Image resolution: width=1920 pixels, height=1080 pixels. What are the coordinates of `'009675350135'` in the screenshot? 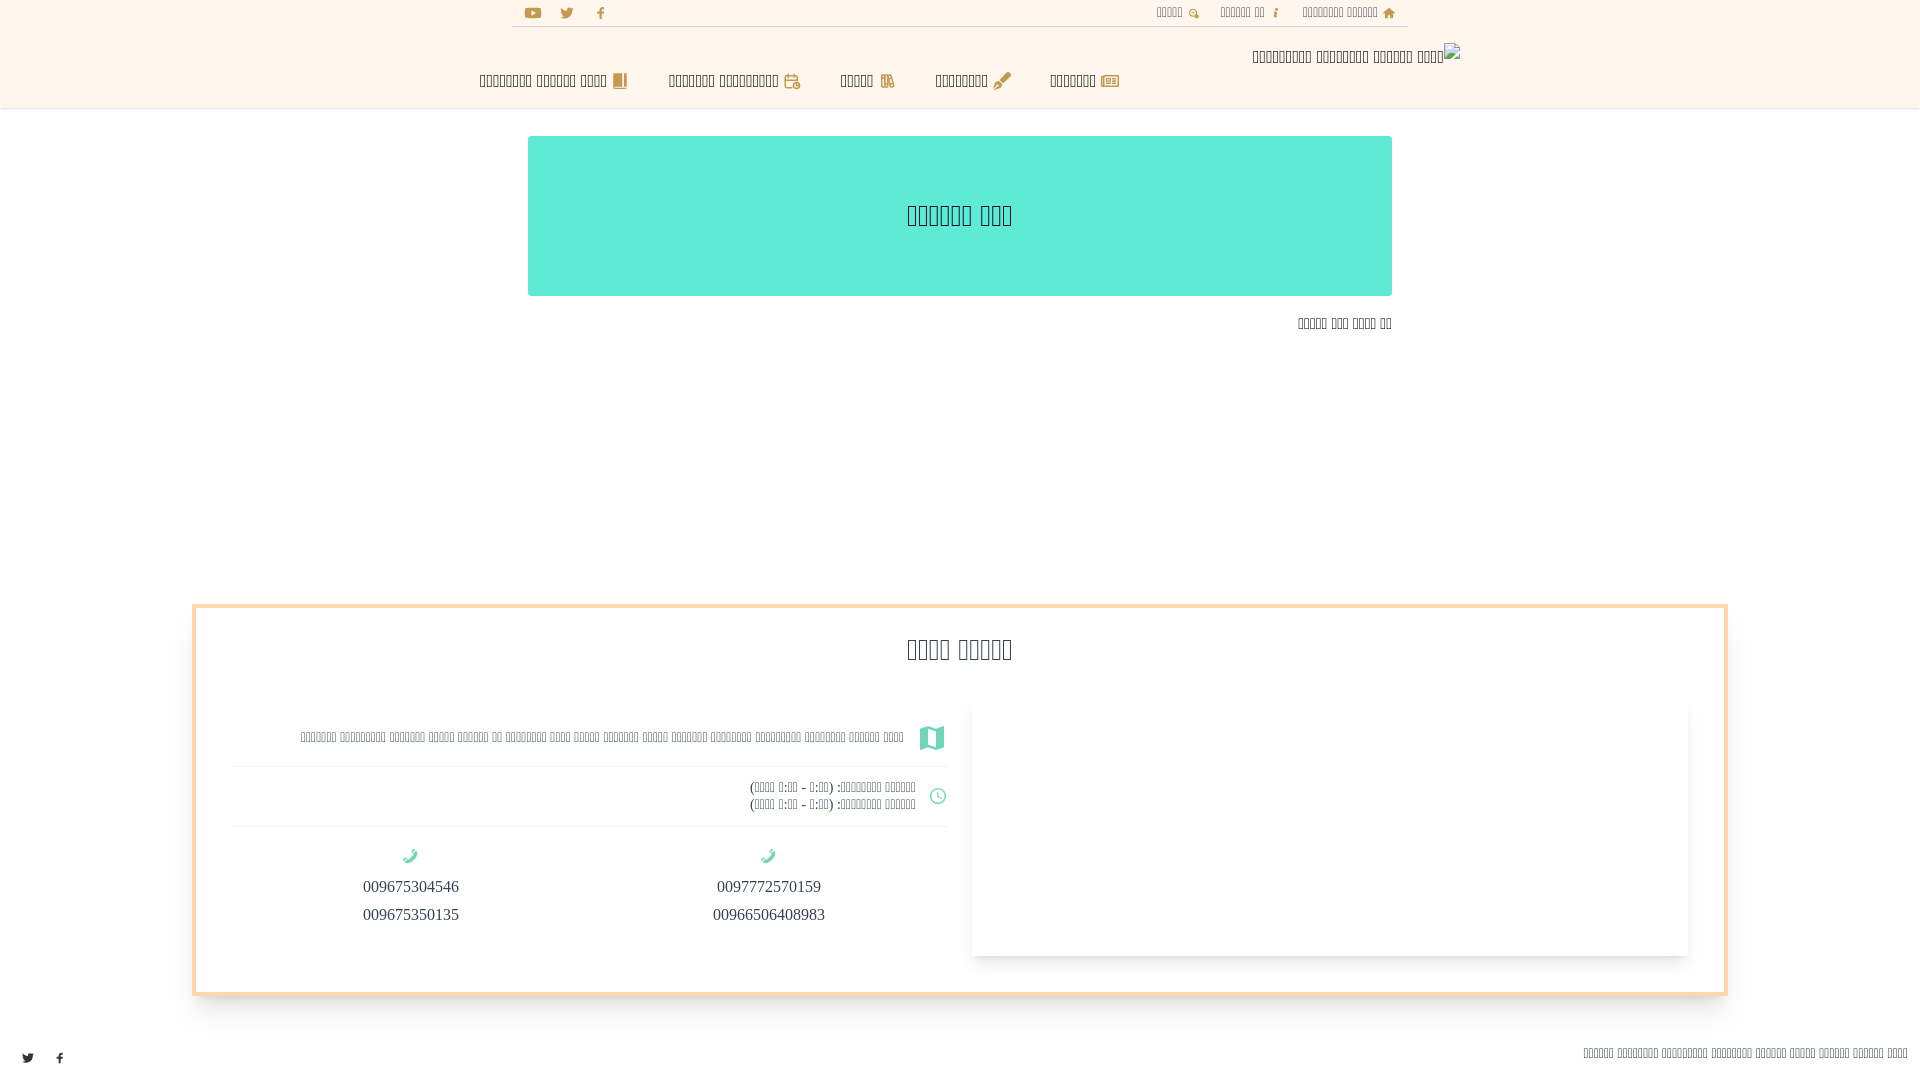 It's located at (410, 914).